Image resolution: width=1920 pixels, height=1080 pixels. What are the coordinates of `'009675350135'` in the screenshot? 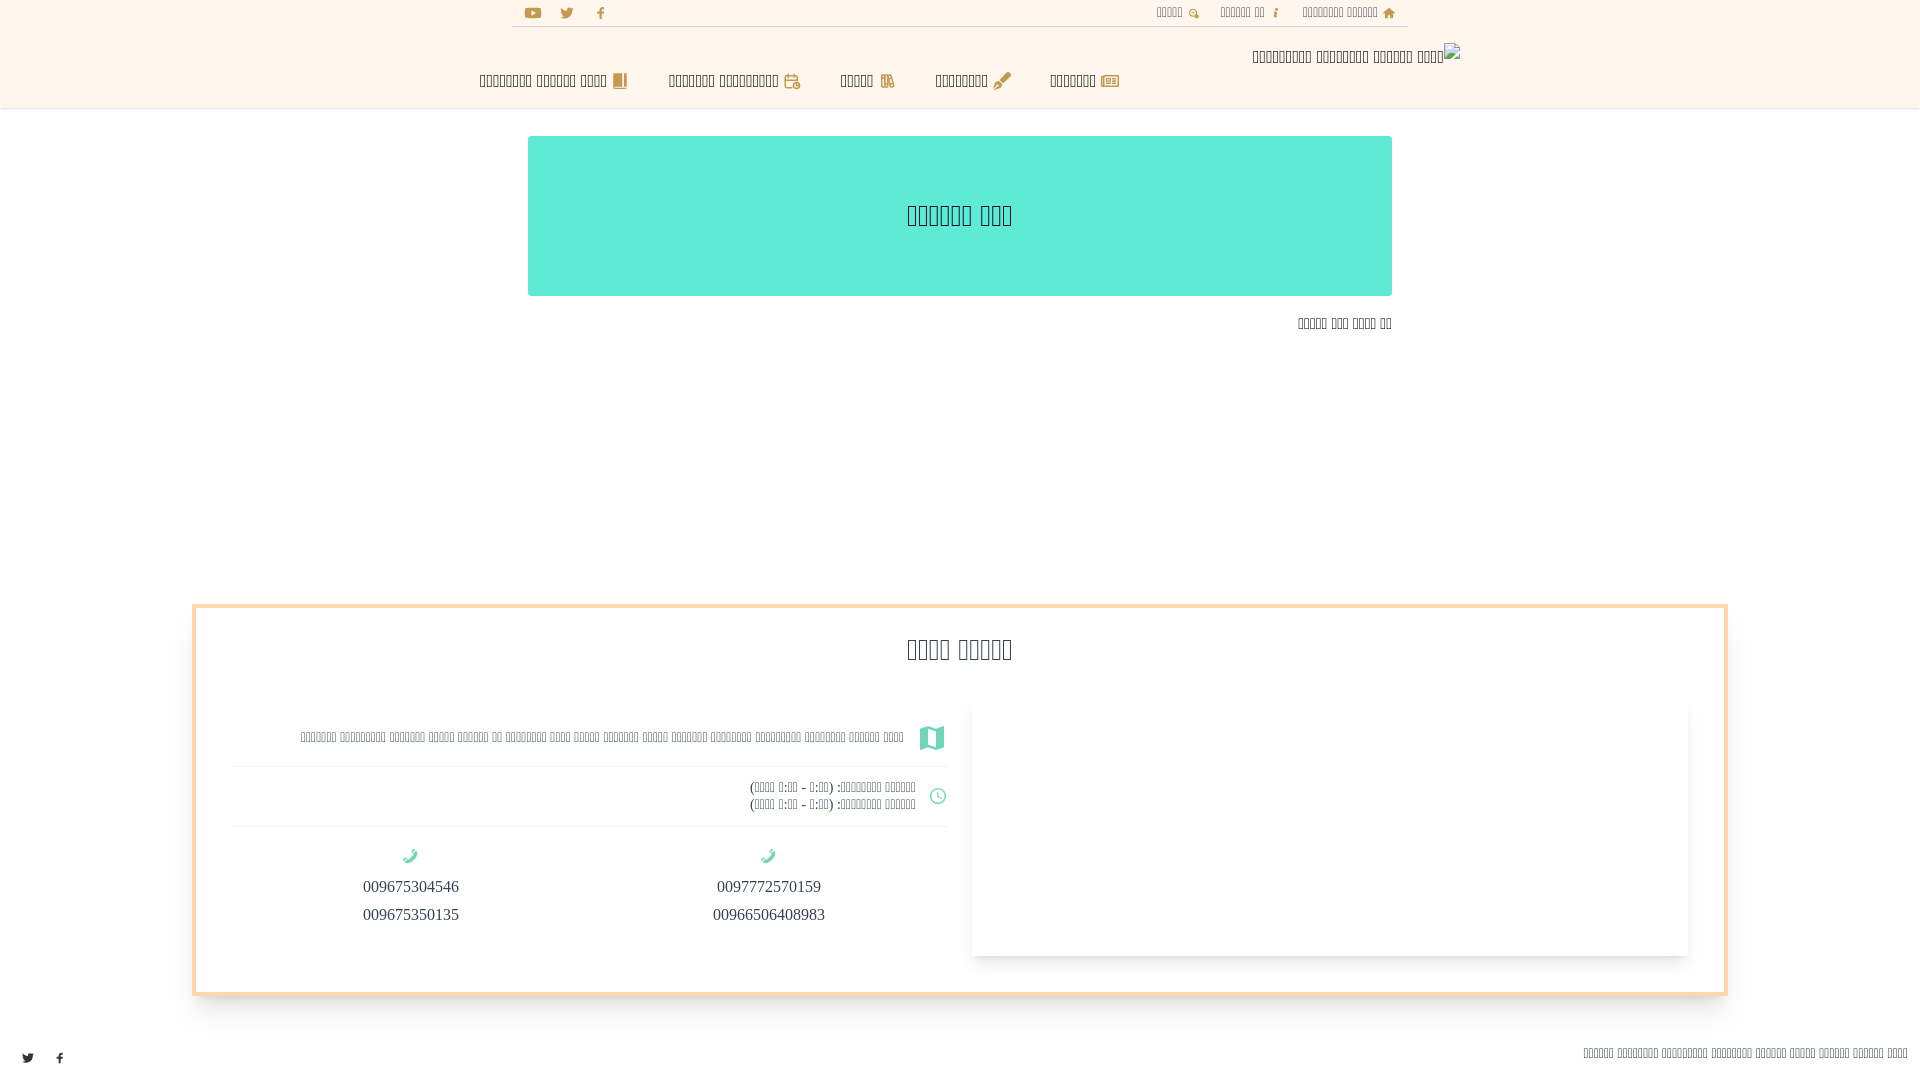 It's located at (410, 914).